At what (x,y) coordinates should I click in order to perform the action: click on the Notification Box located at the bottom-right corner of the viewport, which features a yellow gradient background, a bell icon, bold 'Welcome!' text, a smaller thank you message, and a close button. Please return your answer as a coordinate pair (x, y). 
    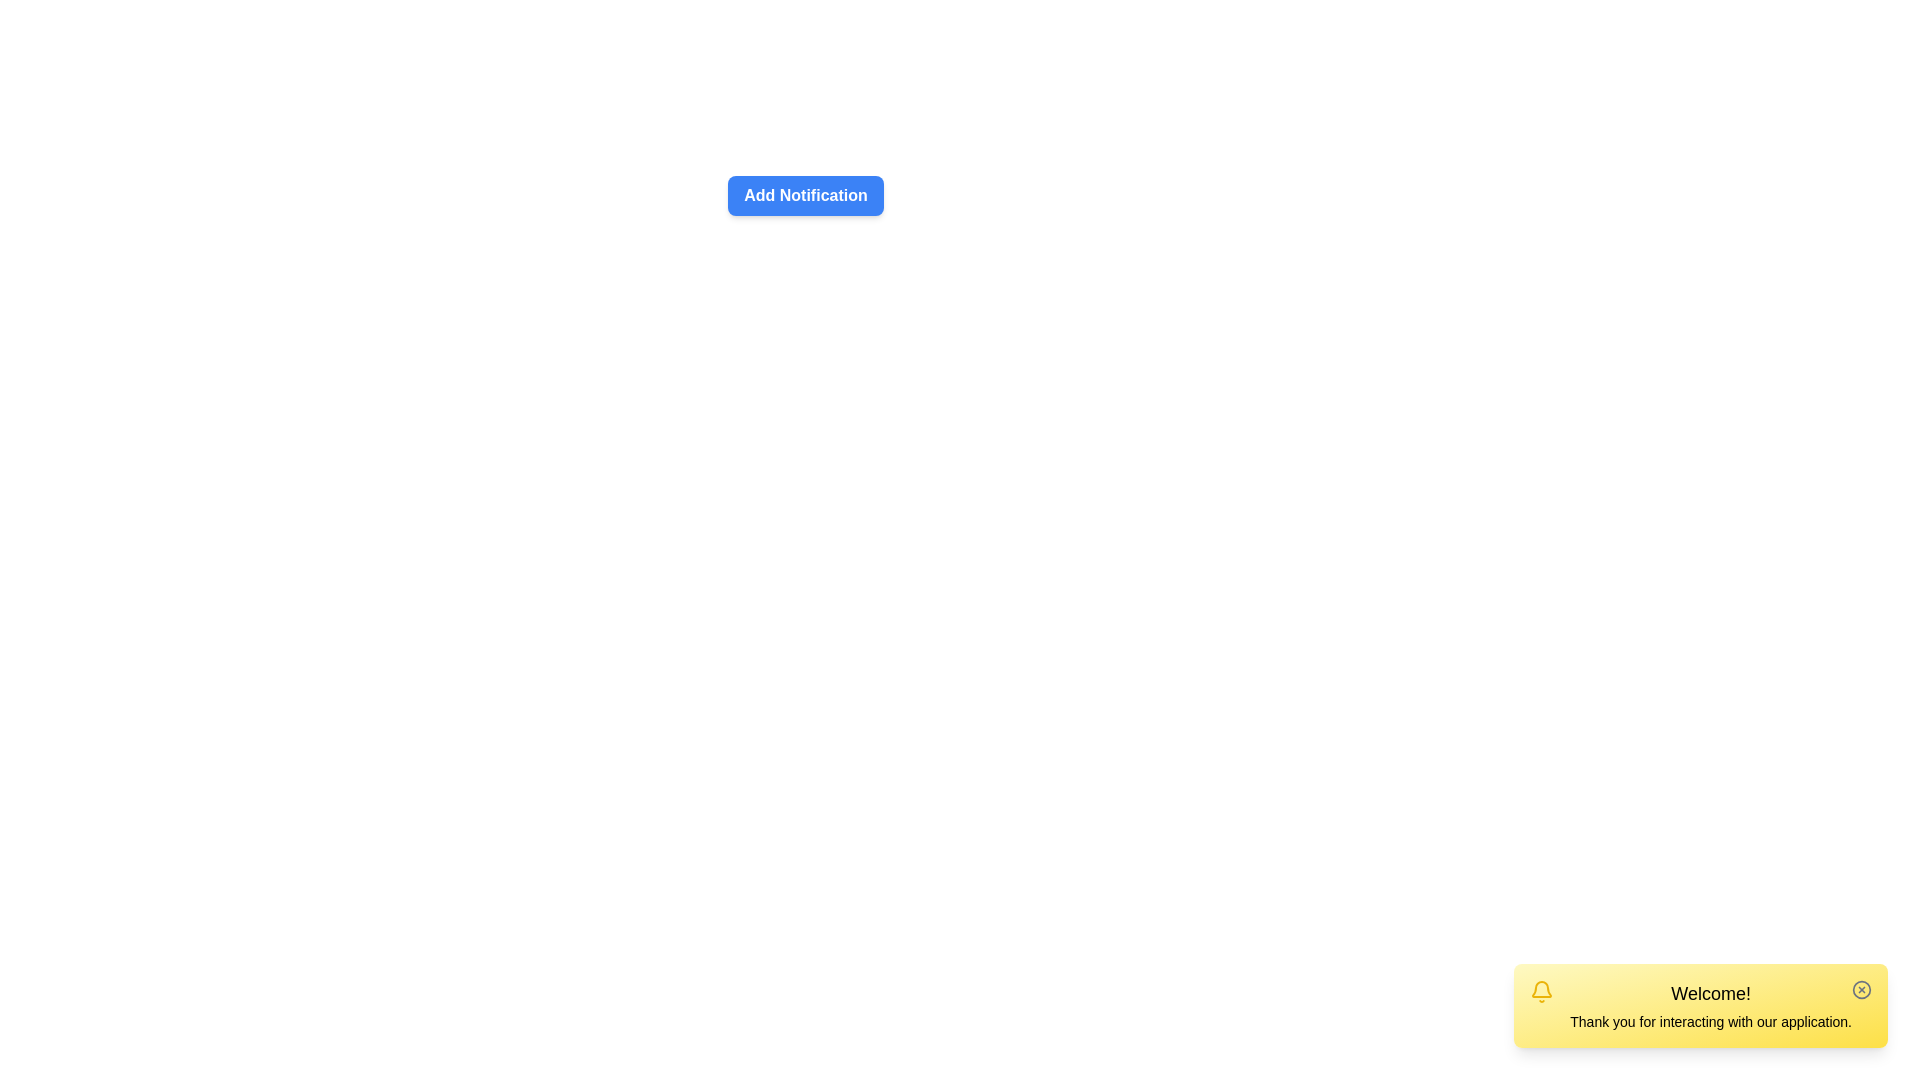
    Looking at the image, I should click on (1700, 1006).